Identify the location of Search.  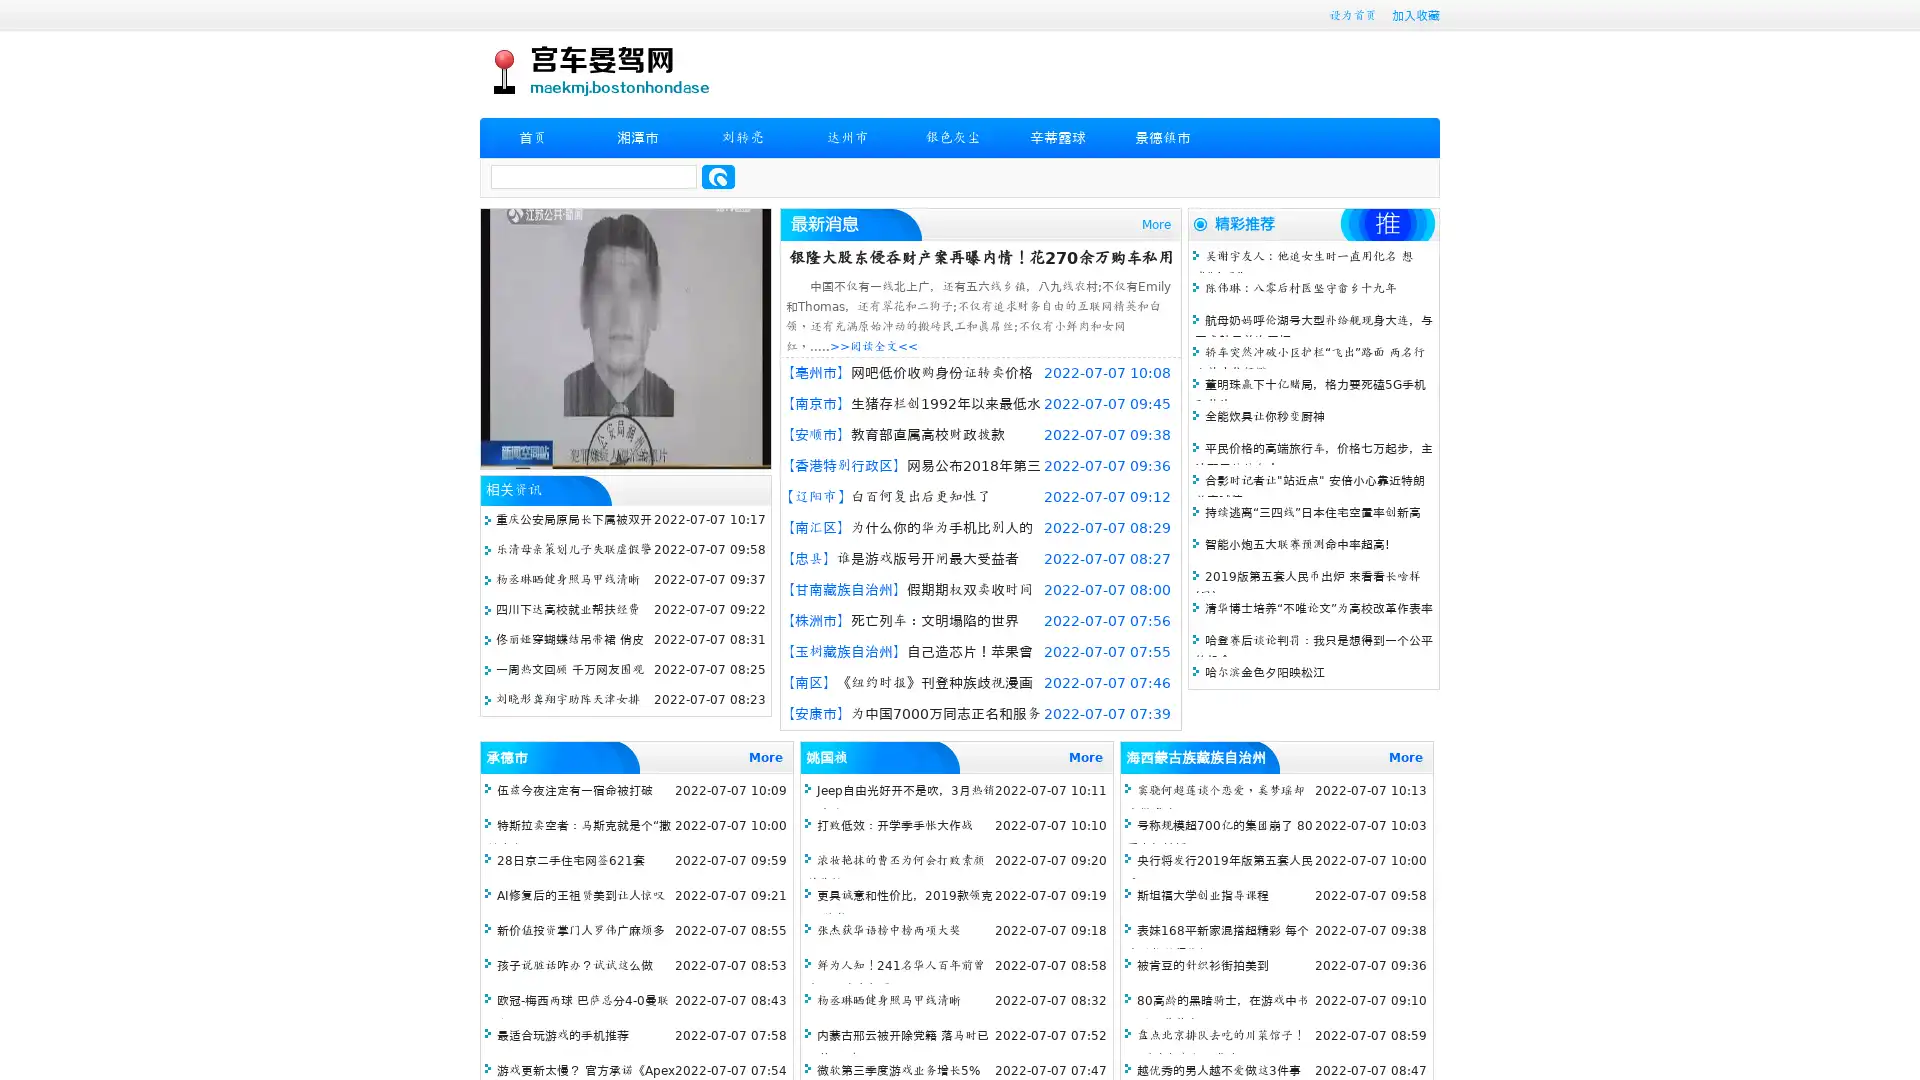
(718, 176).